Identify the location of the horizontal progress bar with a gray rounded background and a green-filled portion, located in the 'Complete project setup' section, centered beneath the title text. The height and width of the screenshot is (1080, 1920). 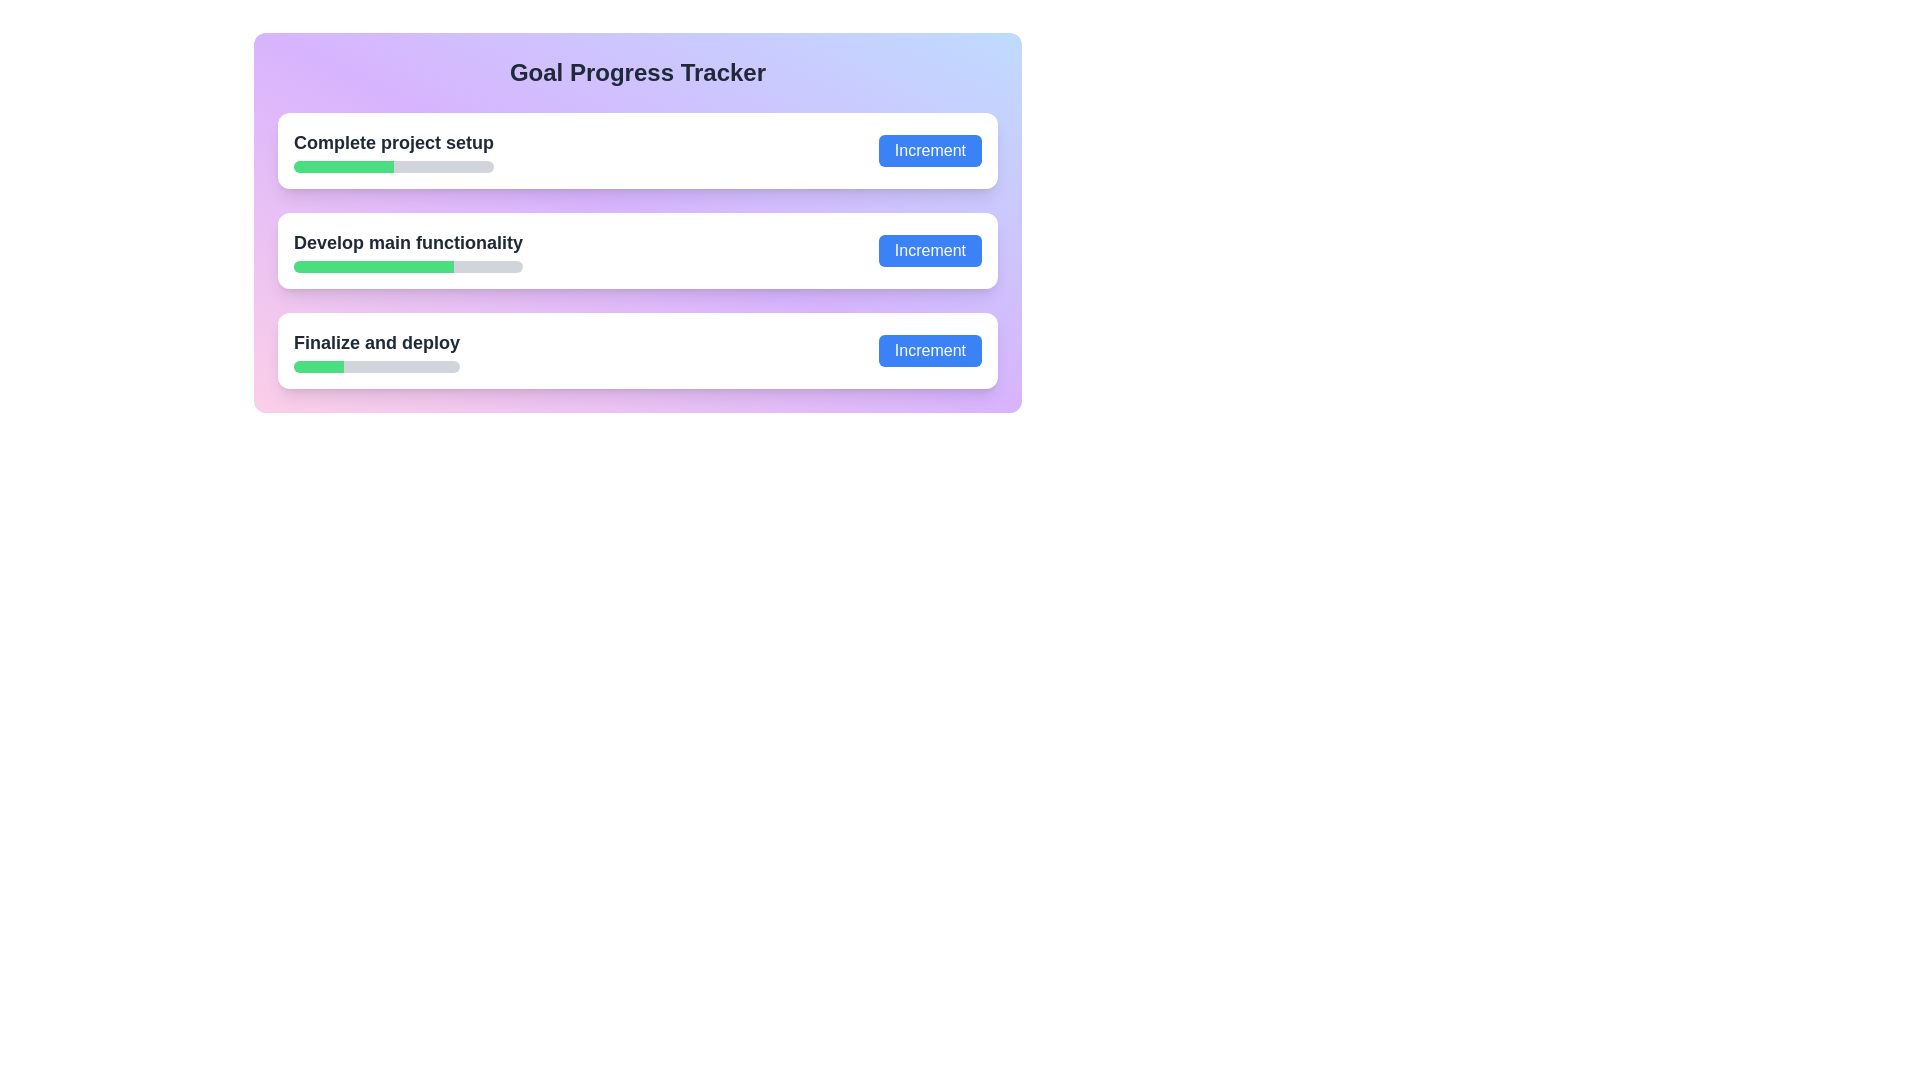
(393, 165).